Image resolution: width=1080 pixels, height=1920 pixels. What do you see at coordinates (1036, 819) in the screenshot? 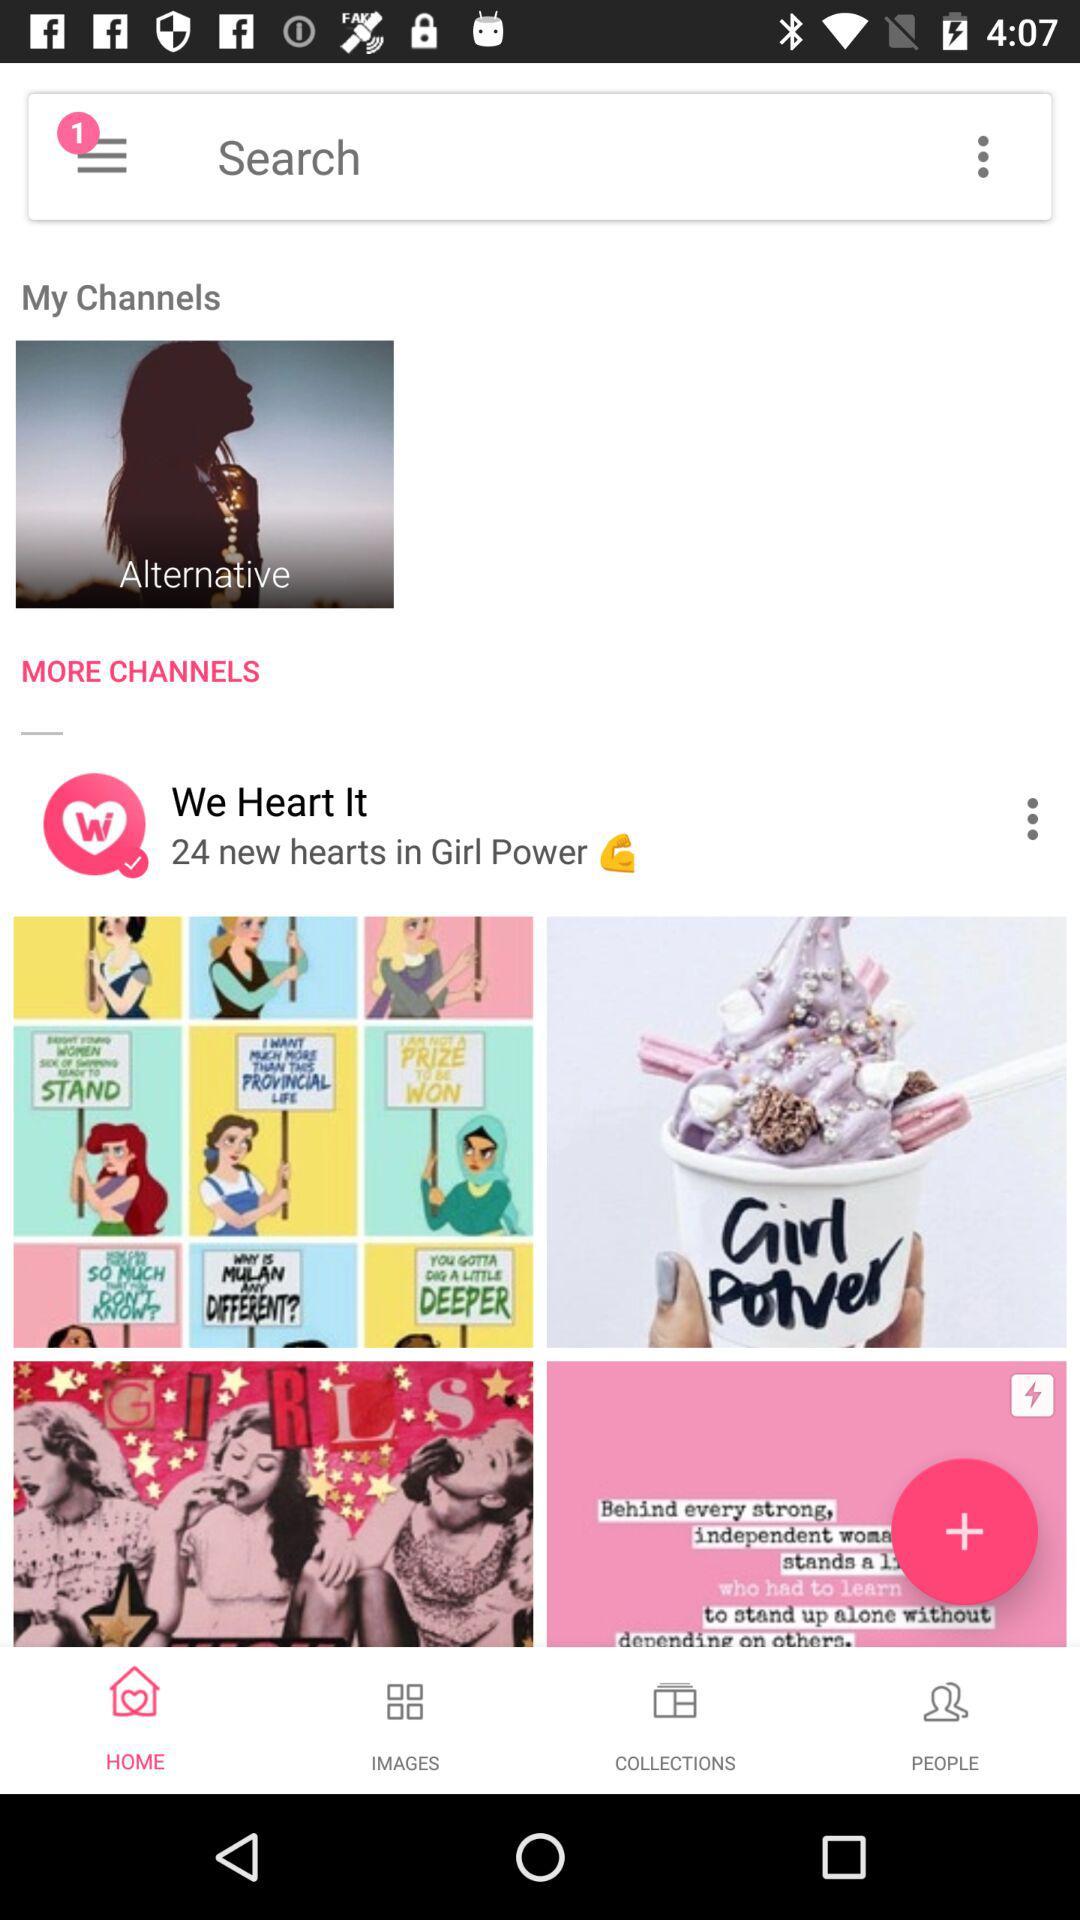
I see `the item to the right of the we heart it` at bounding box center [1036, 819].